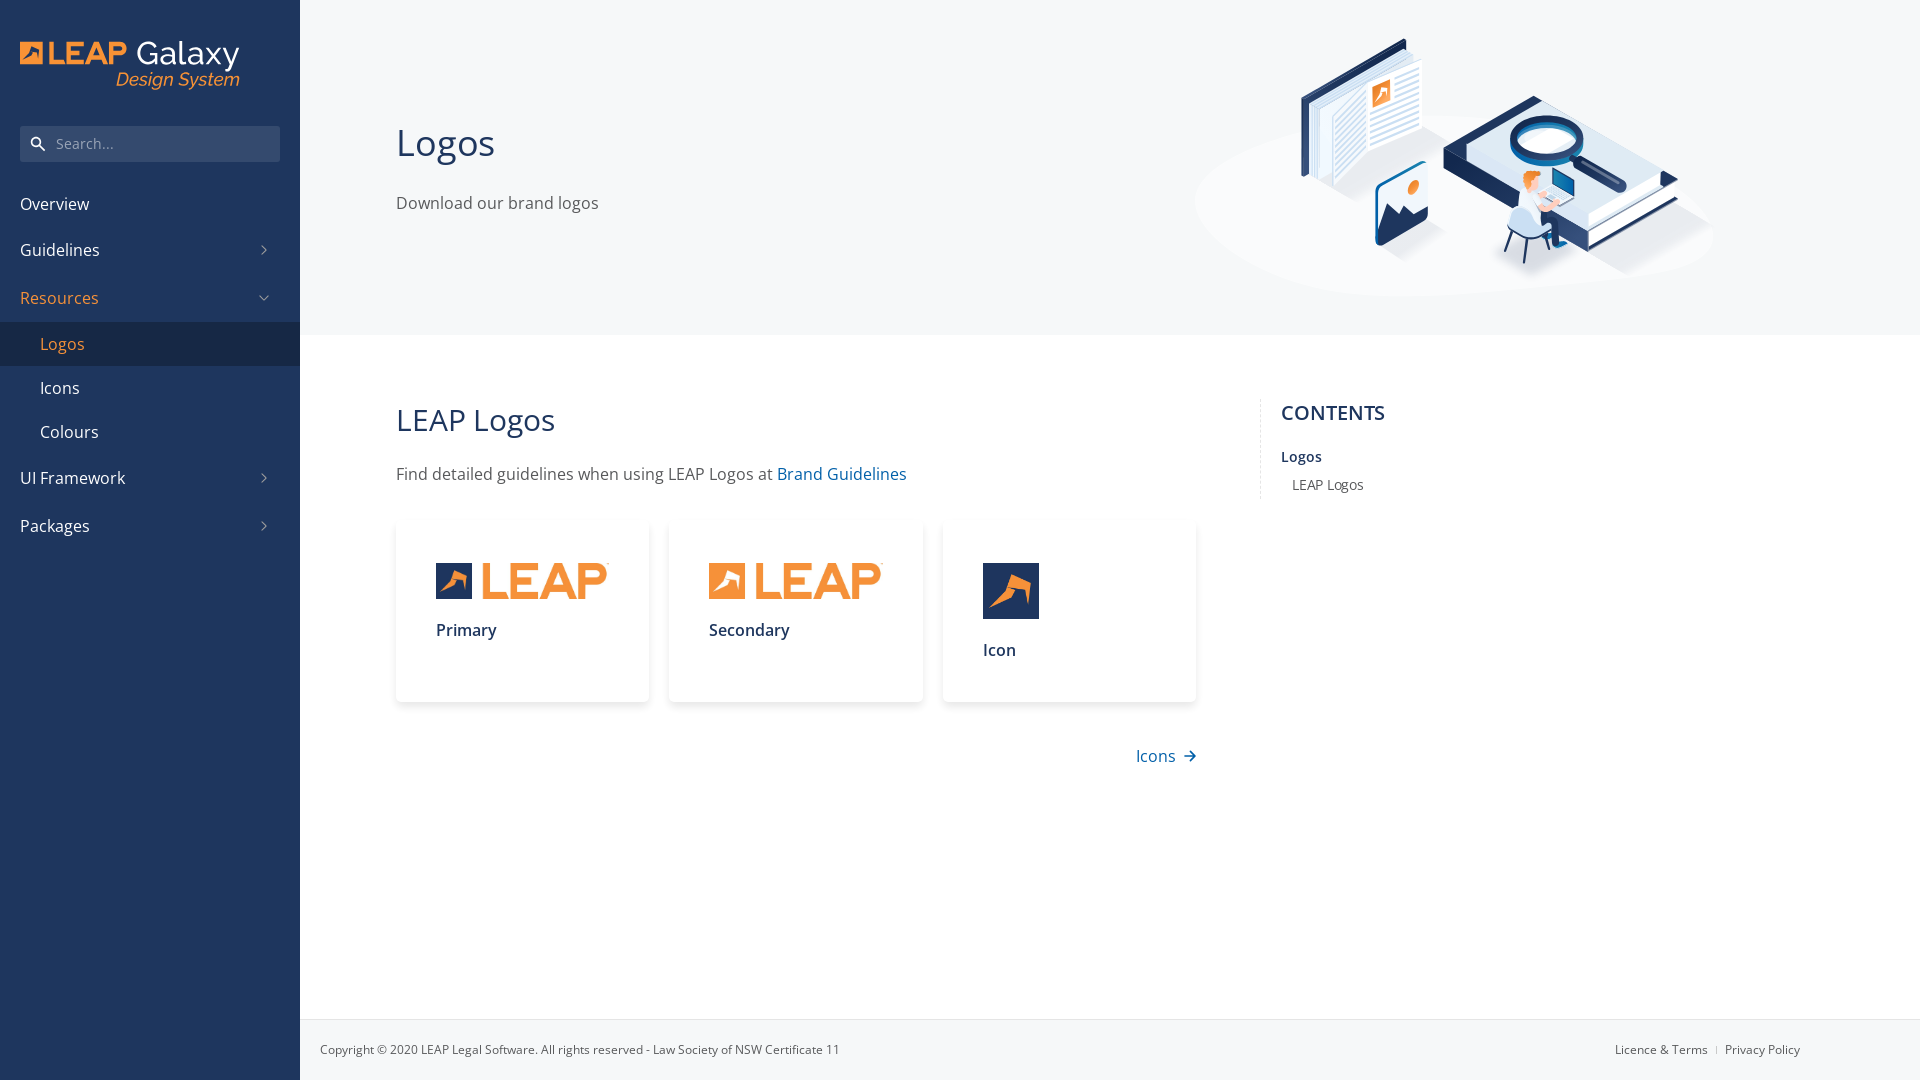 This screenshot has height=1080, width=1920. I want to click on 'Logos', so click(148, 342).